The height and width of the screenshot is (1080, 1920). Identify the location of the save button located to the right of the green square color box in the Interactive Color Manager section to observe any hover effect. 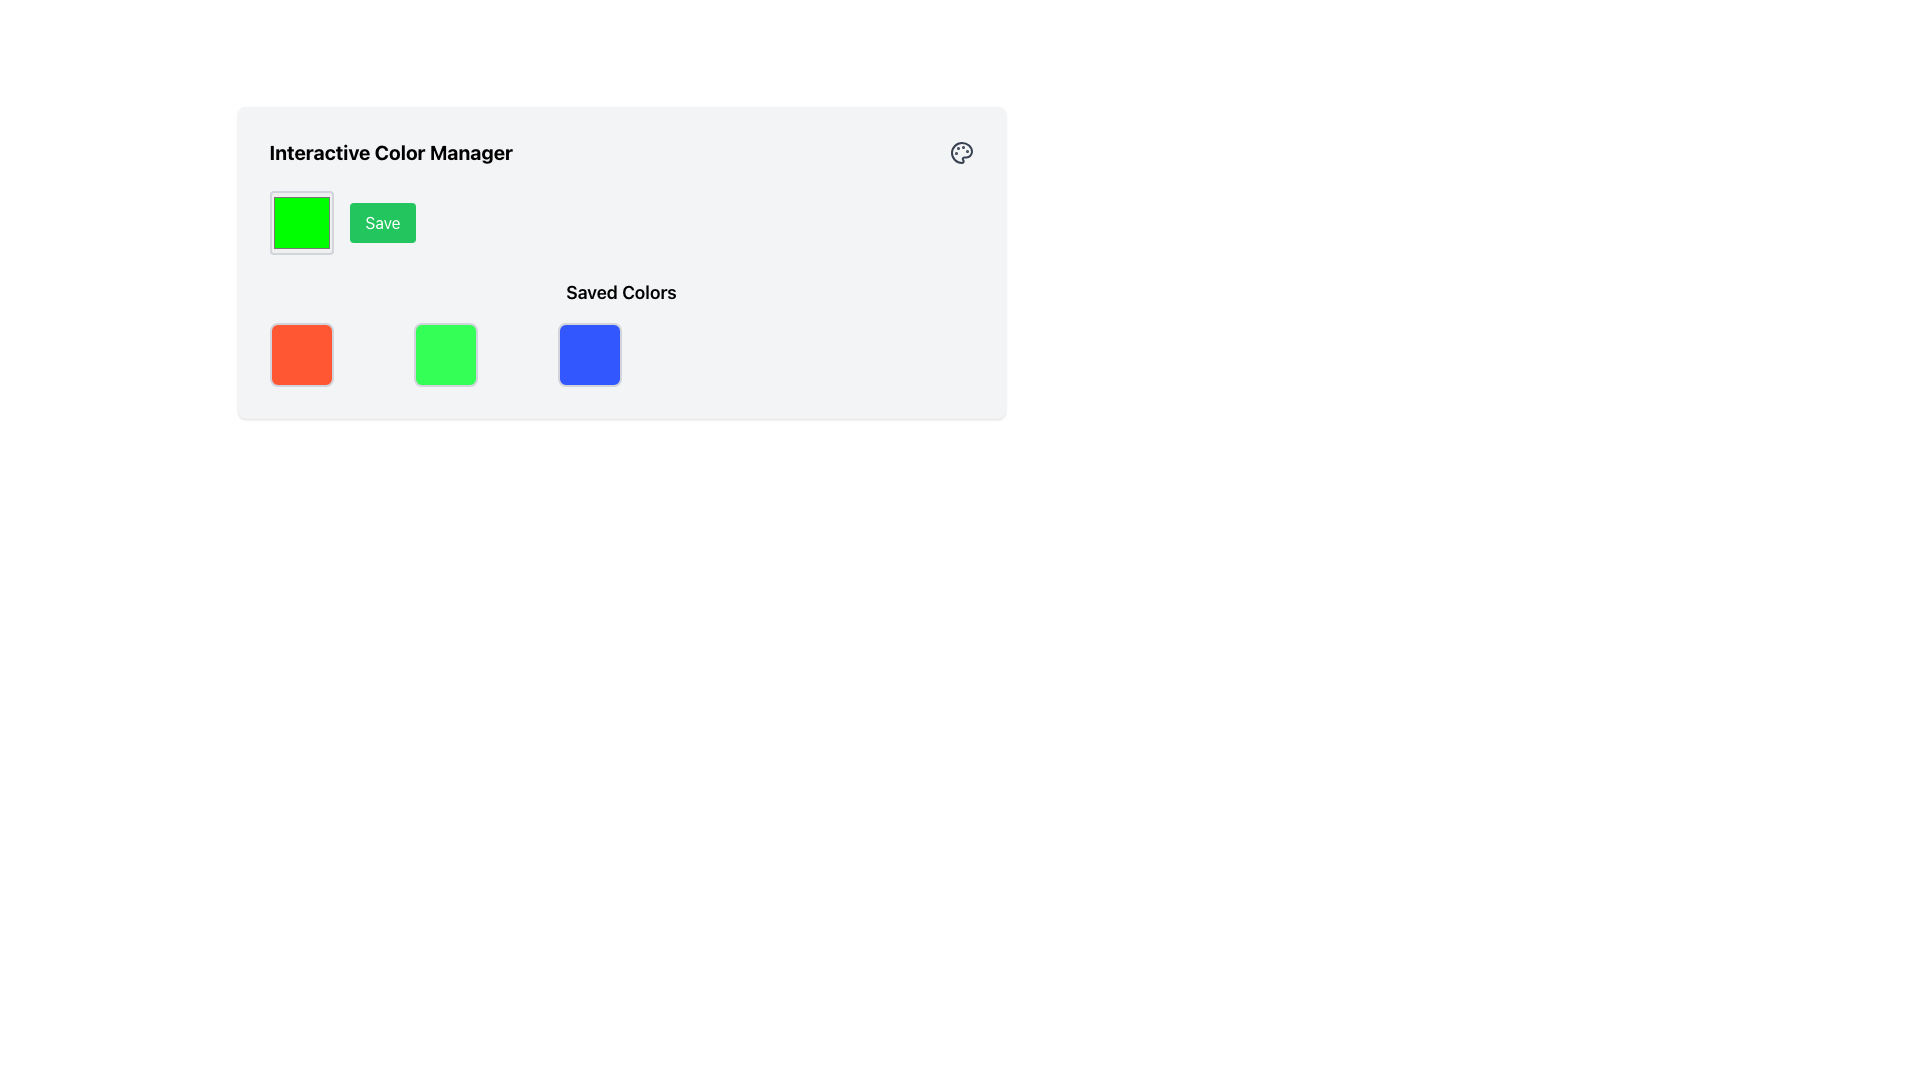
(383, 223).